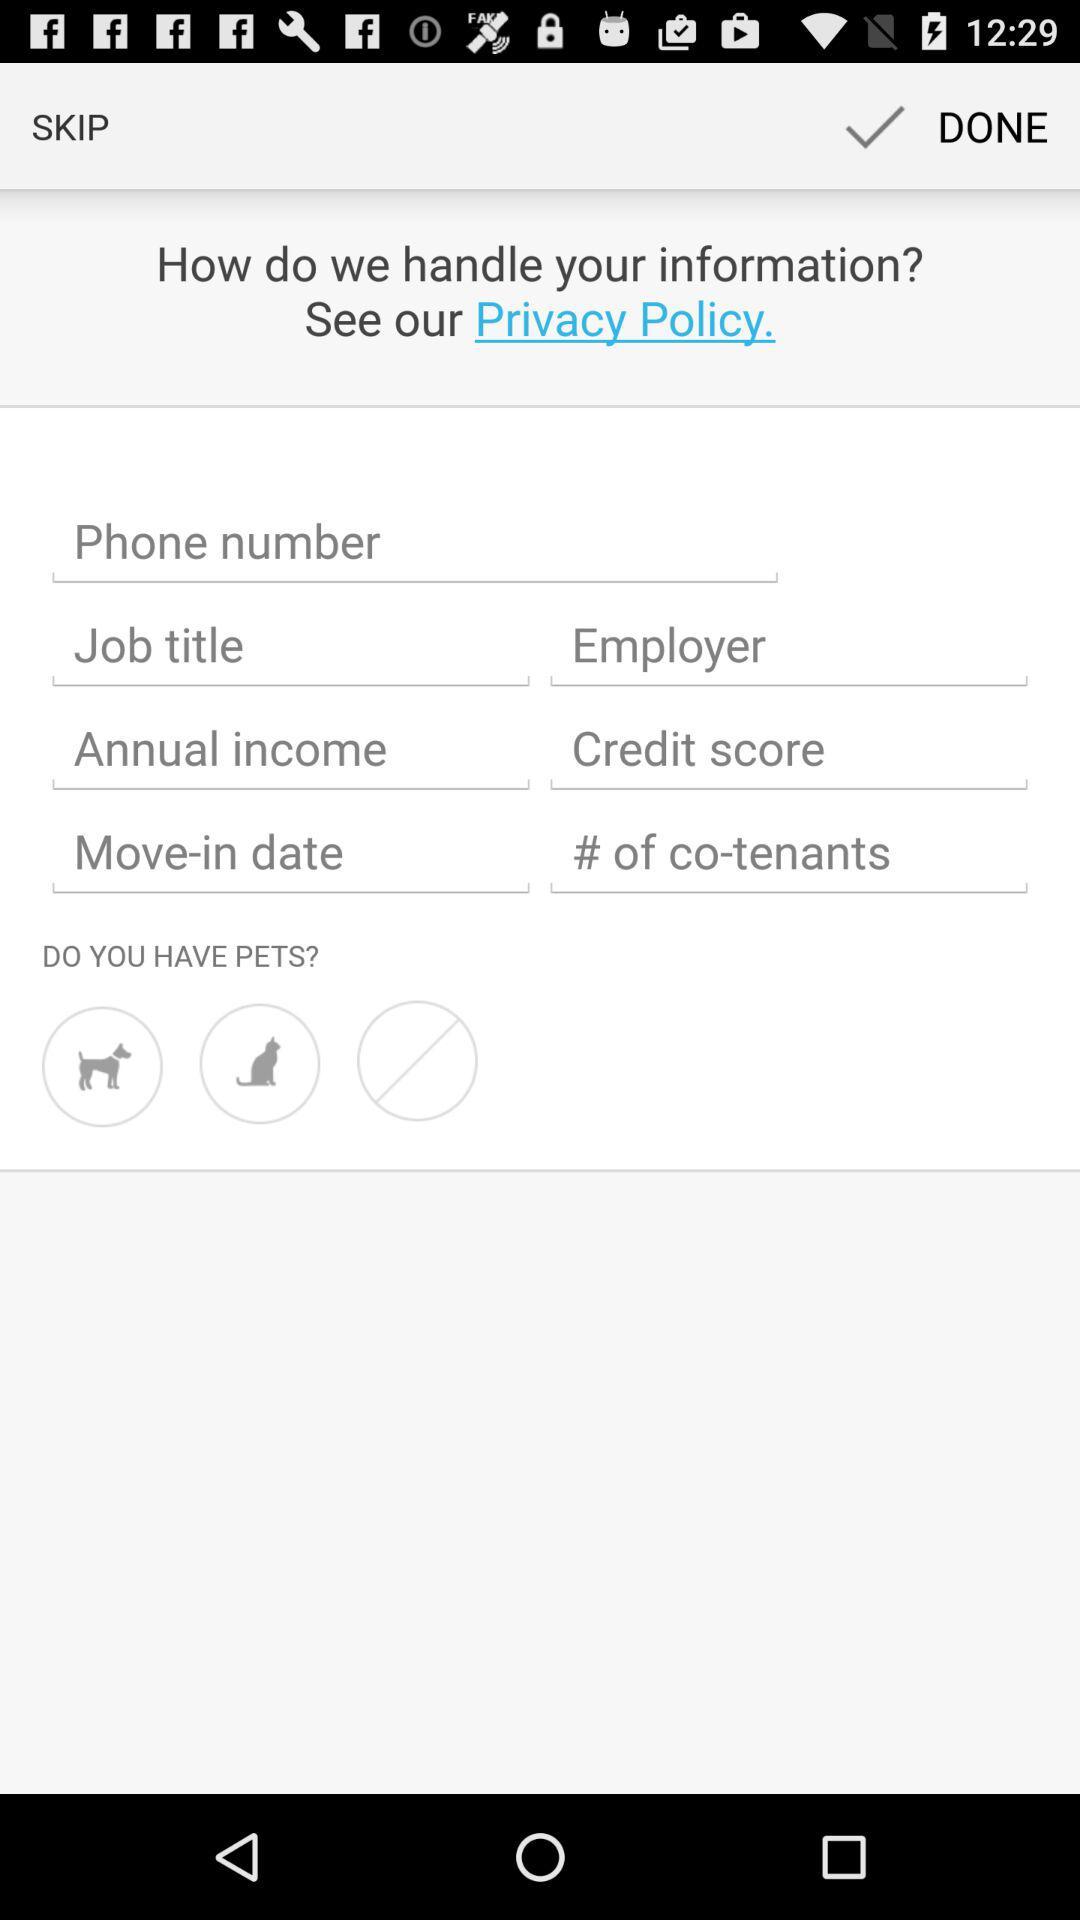 The image size is (1080, 1920). Describe the element at coordinates (788, 747) in the screenshot. I see `information option` at that location.